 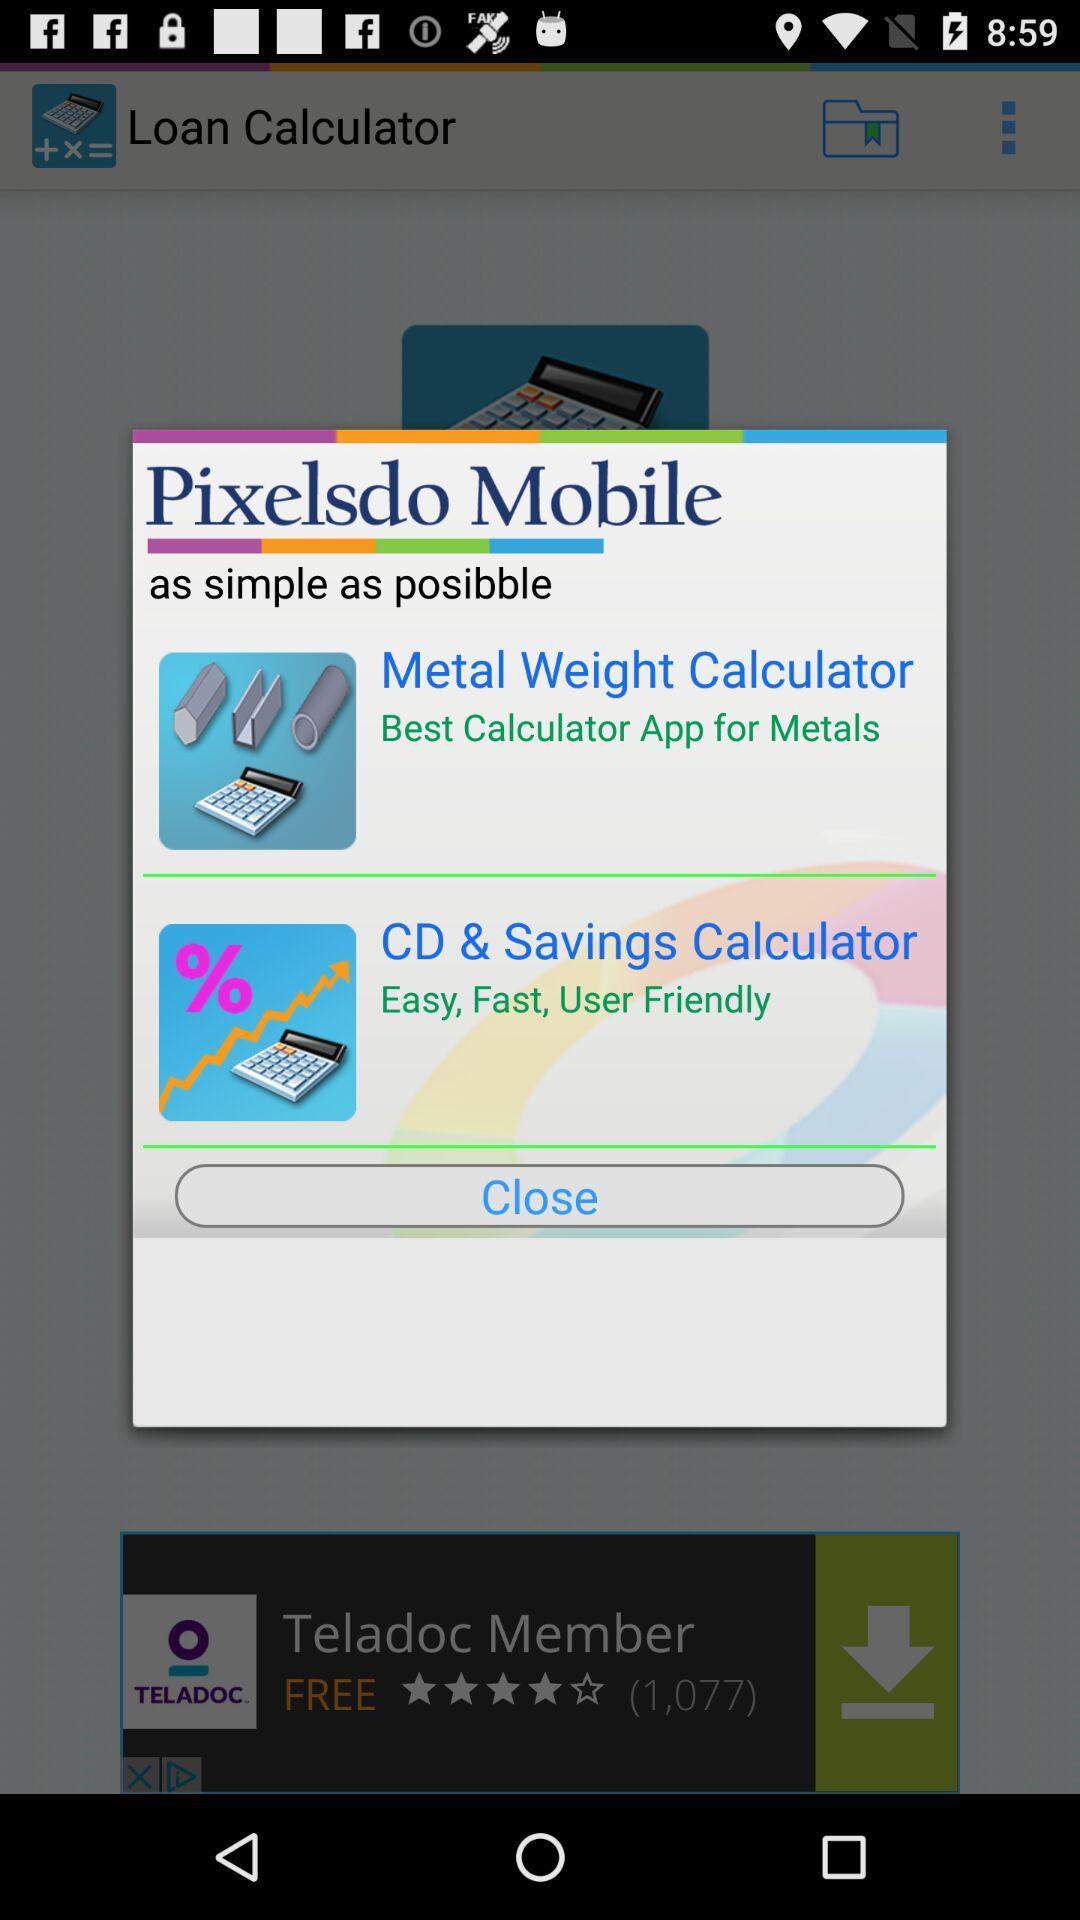 What do you see at coordinates (647, 668) in the screenshot?
I see `the metal weight calculator icon` at bounding box center [647, 668].